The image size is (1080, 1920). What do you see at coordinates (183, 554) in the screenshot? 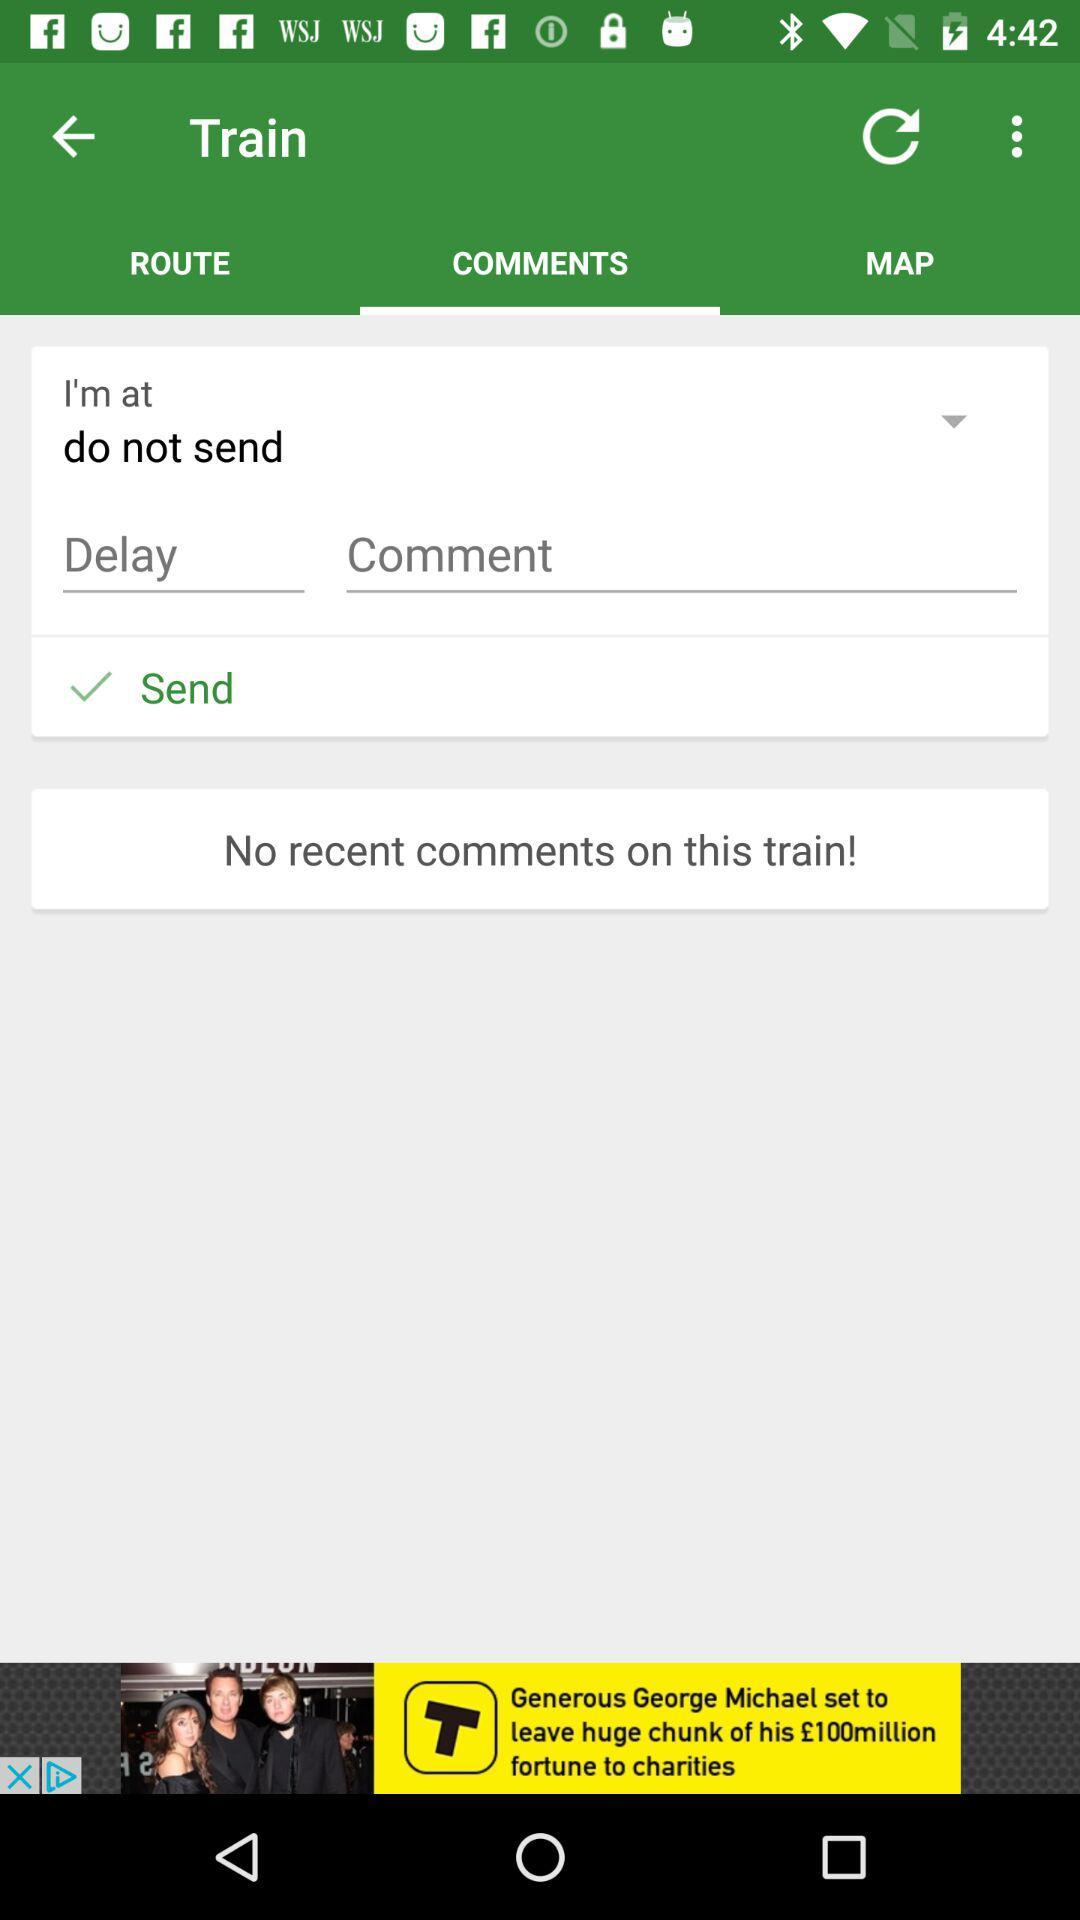
I see `edit the delay section` at bounding box center [183, 554].